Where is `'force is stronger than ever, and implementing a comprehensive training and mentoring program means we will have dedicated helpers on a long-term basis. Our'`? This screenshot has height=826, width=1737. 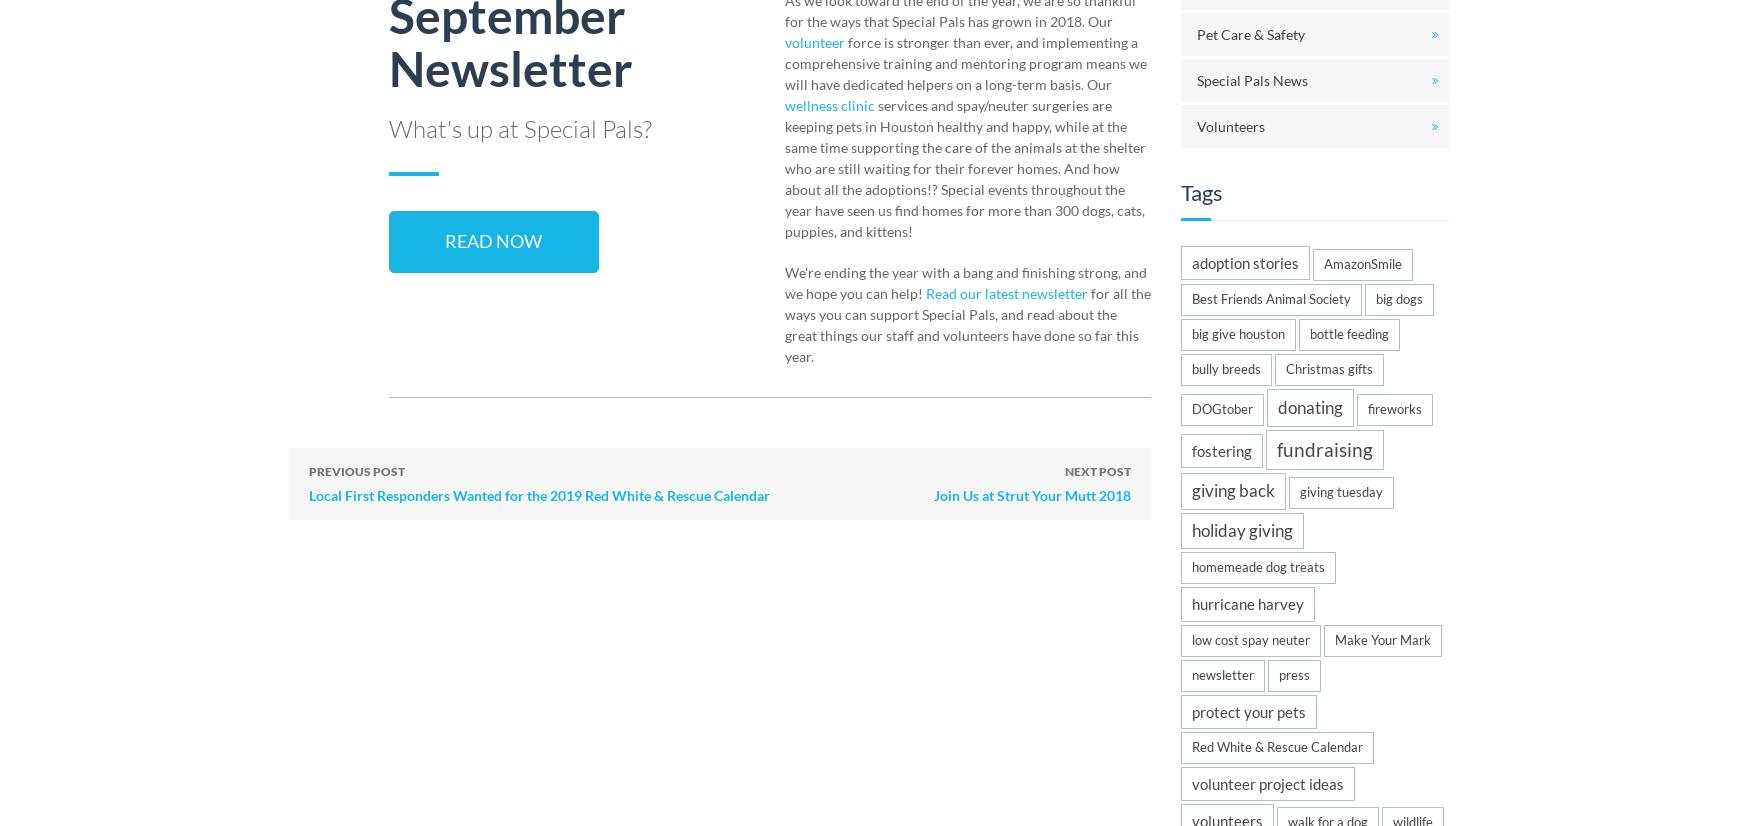 'force is stronger than ever, and implementing a comprehensive training and mentoring program means we will have dedicated helpers on a long-term basis. Our' is located at coordinates (965, 63).